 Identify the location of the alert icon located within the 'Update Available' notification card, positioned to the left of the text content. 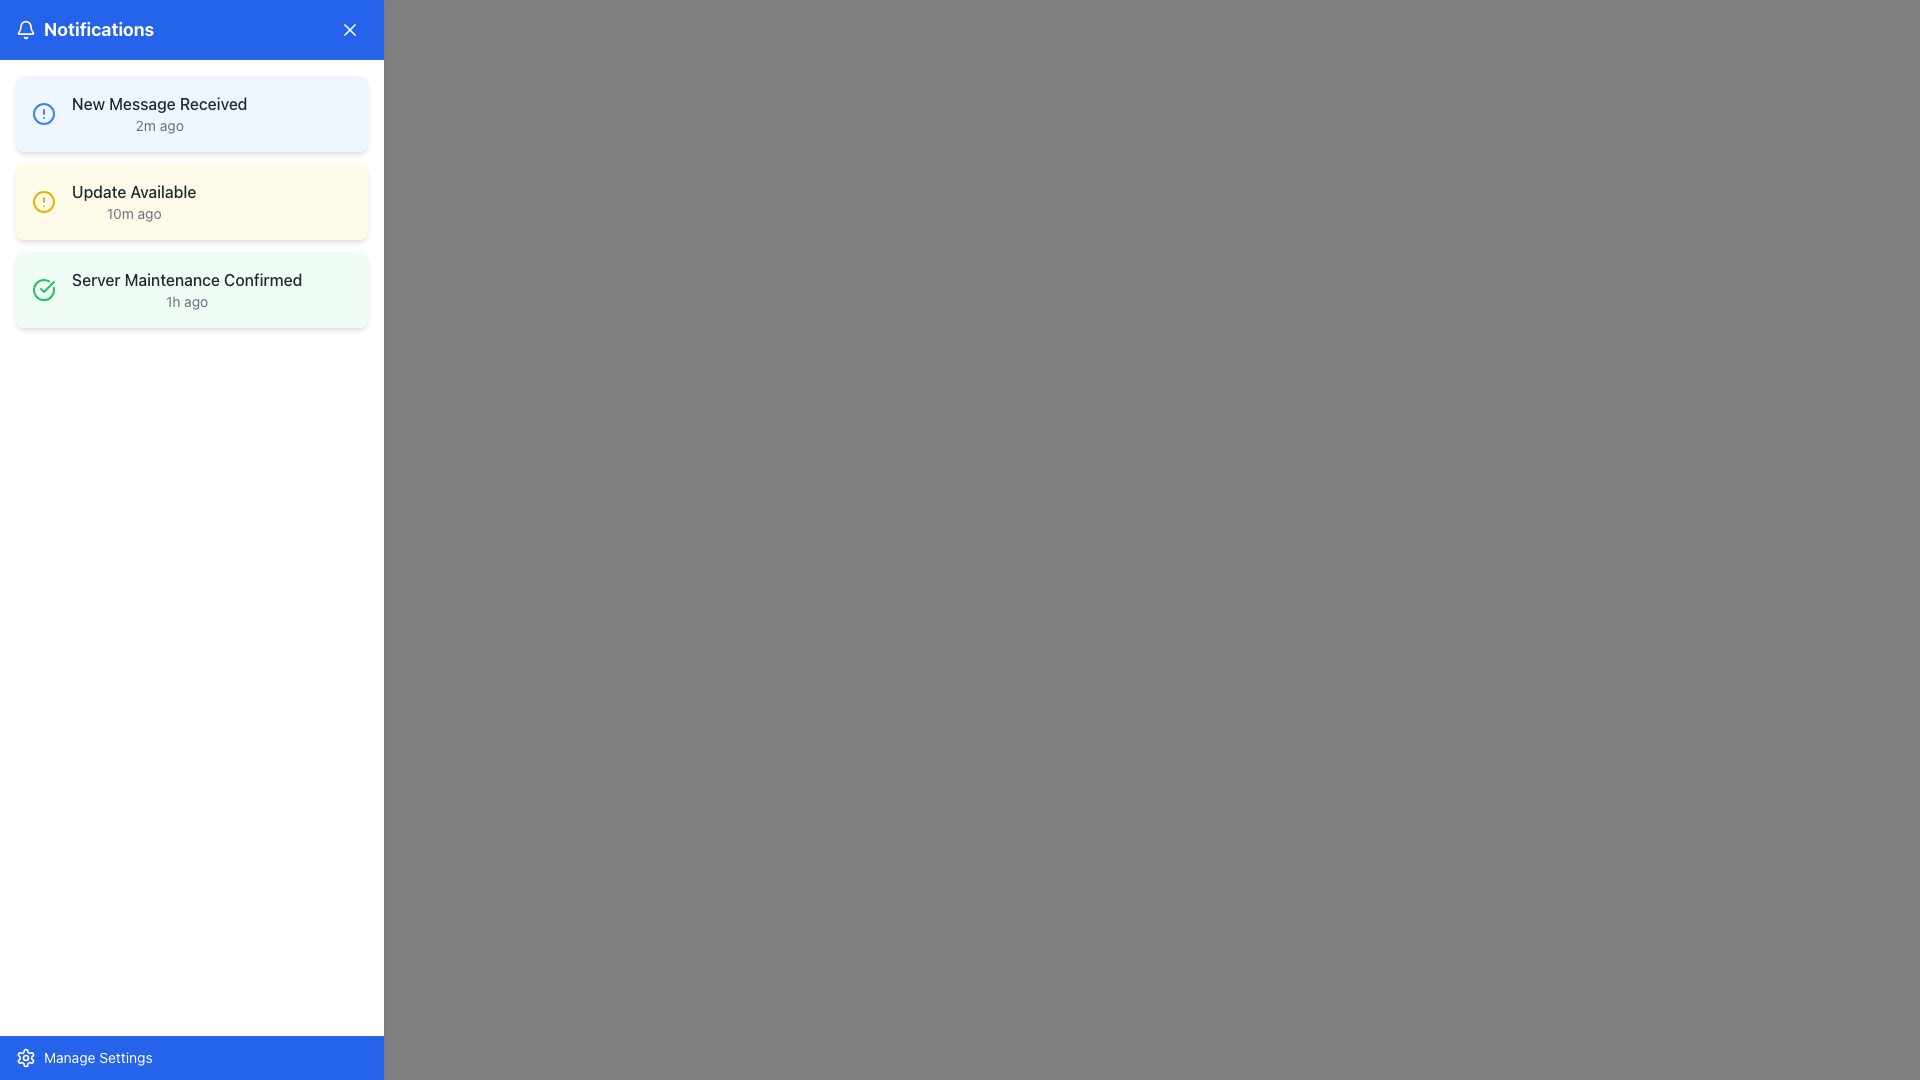
(43, 201).